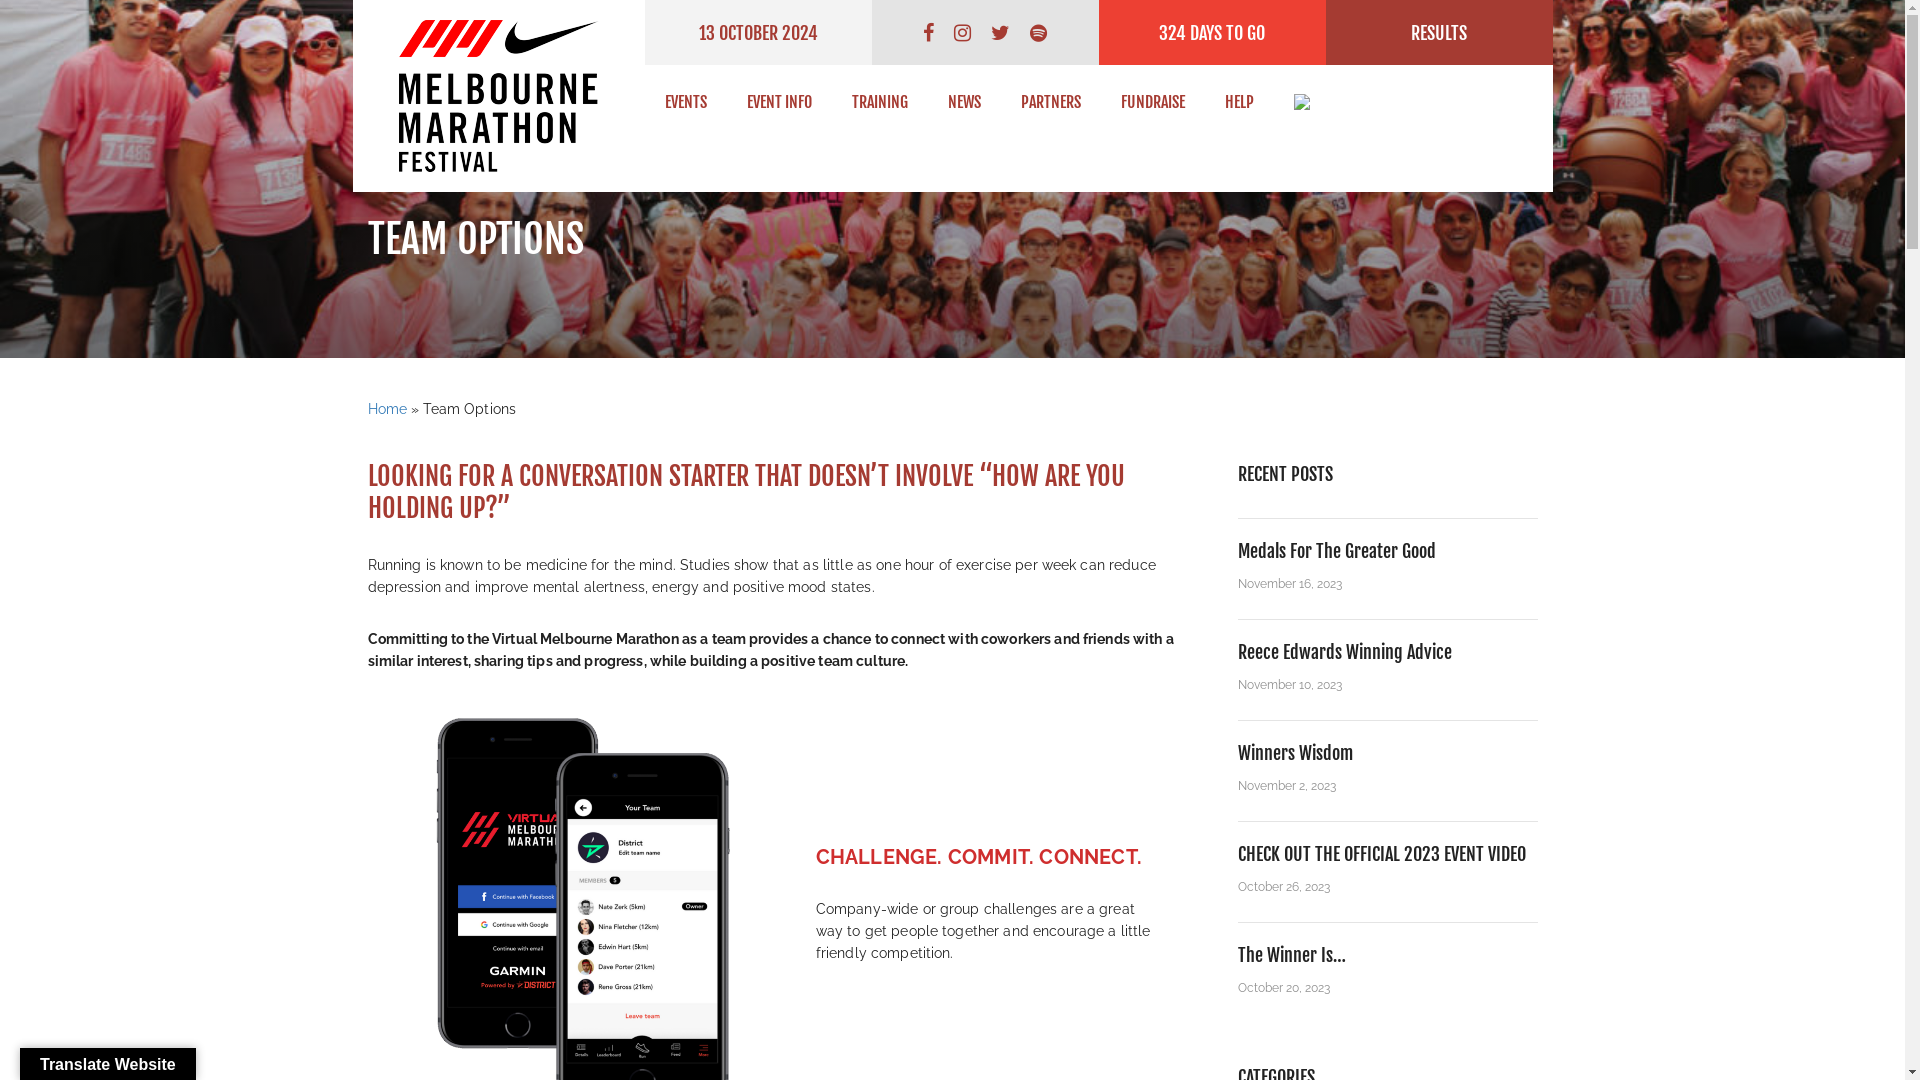  Describe the element at coordinates (1237, 752) in the screenshot. I see `'Winners Wisdom'` at that location.